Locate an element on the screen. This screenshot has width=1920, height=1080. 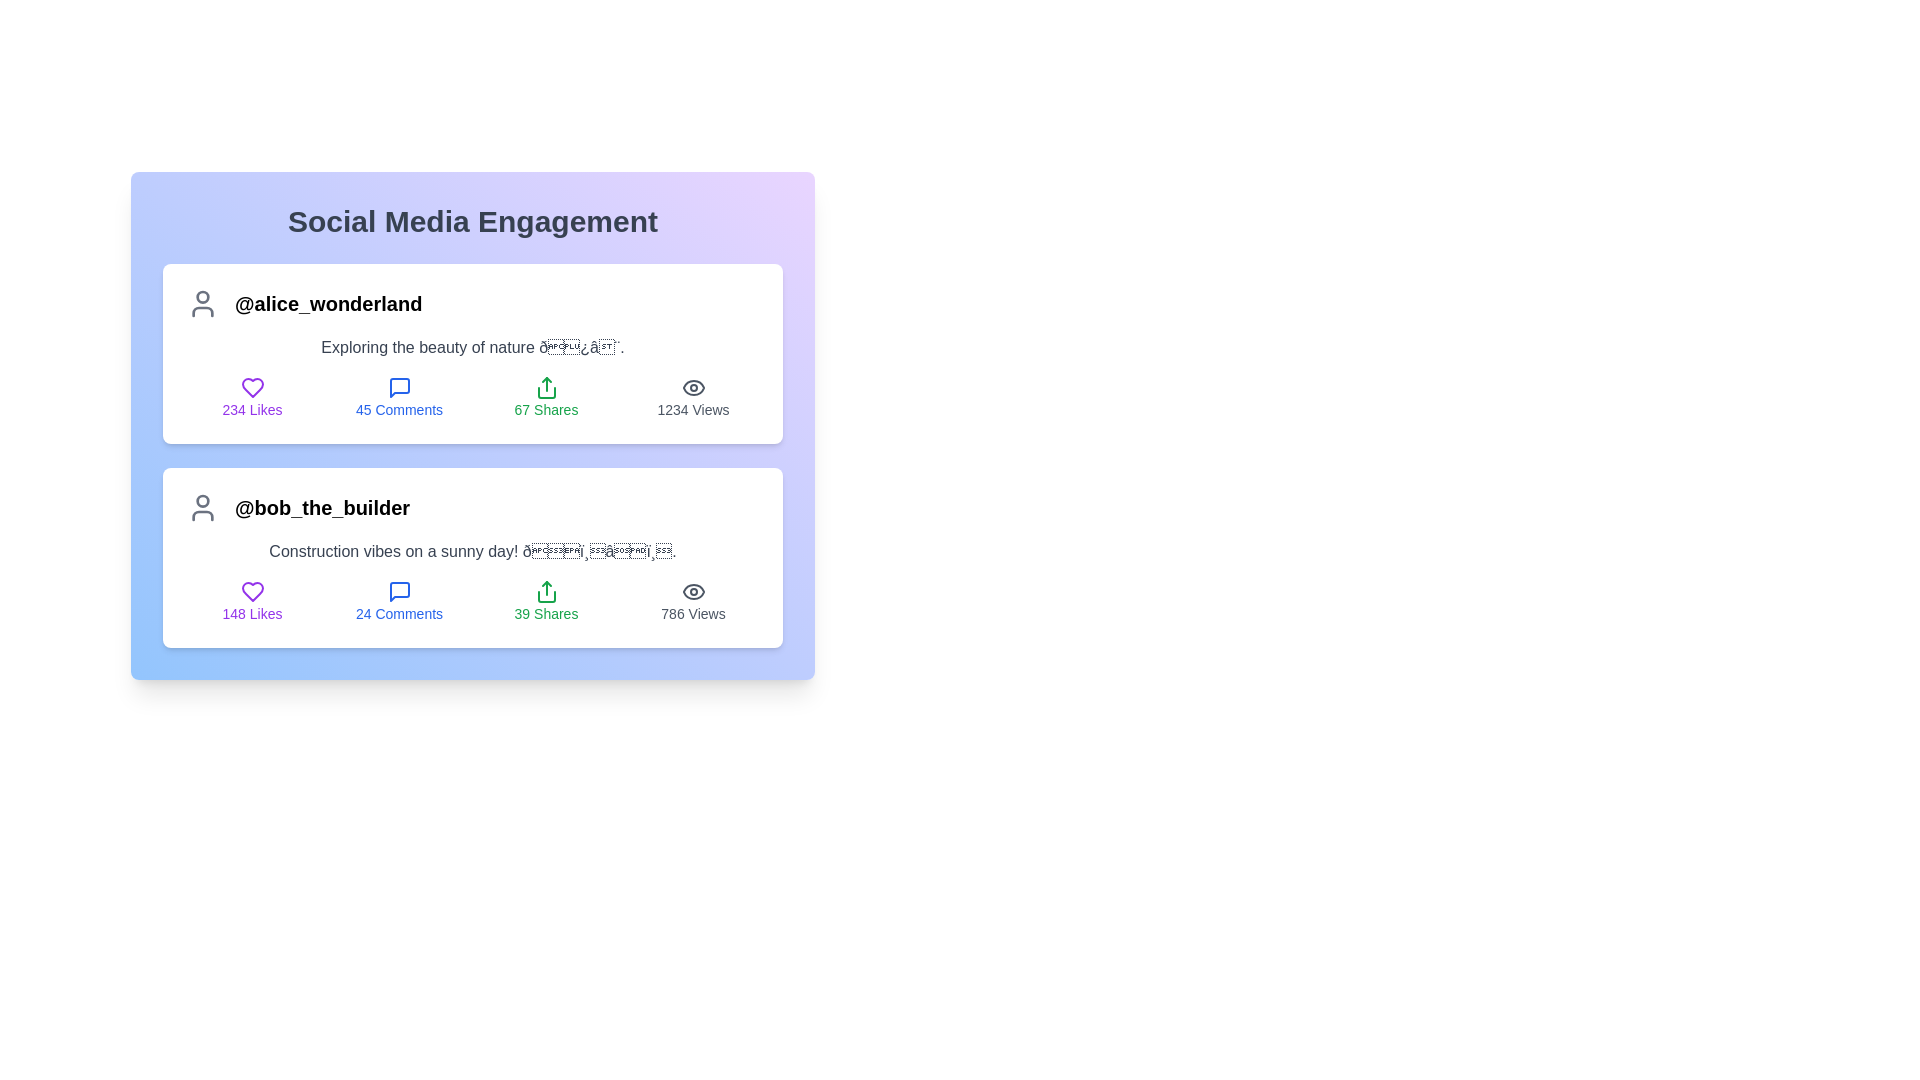
the text label displaying '786 Views' located in the lower right section of the second content card, adjacent to the eye icon is located at coordinates (693, 612).